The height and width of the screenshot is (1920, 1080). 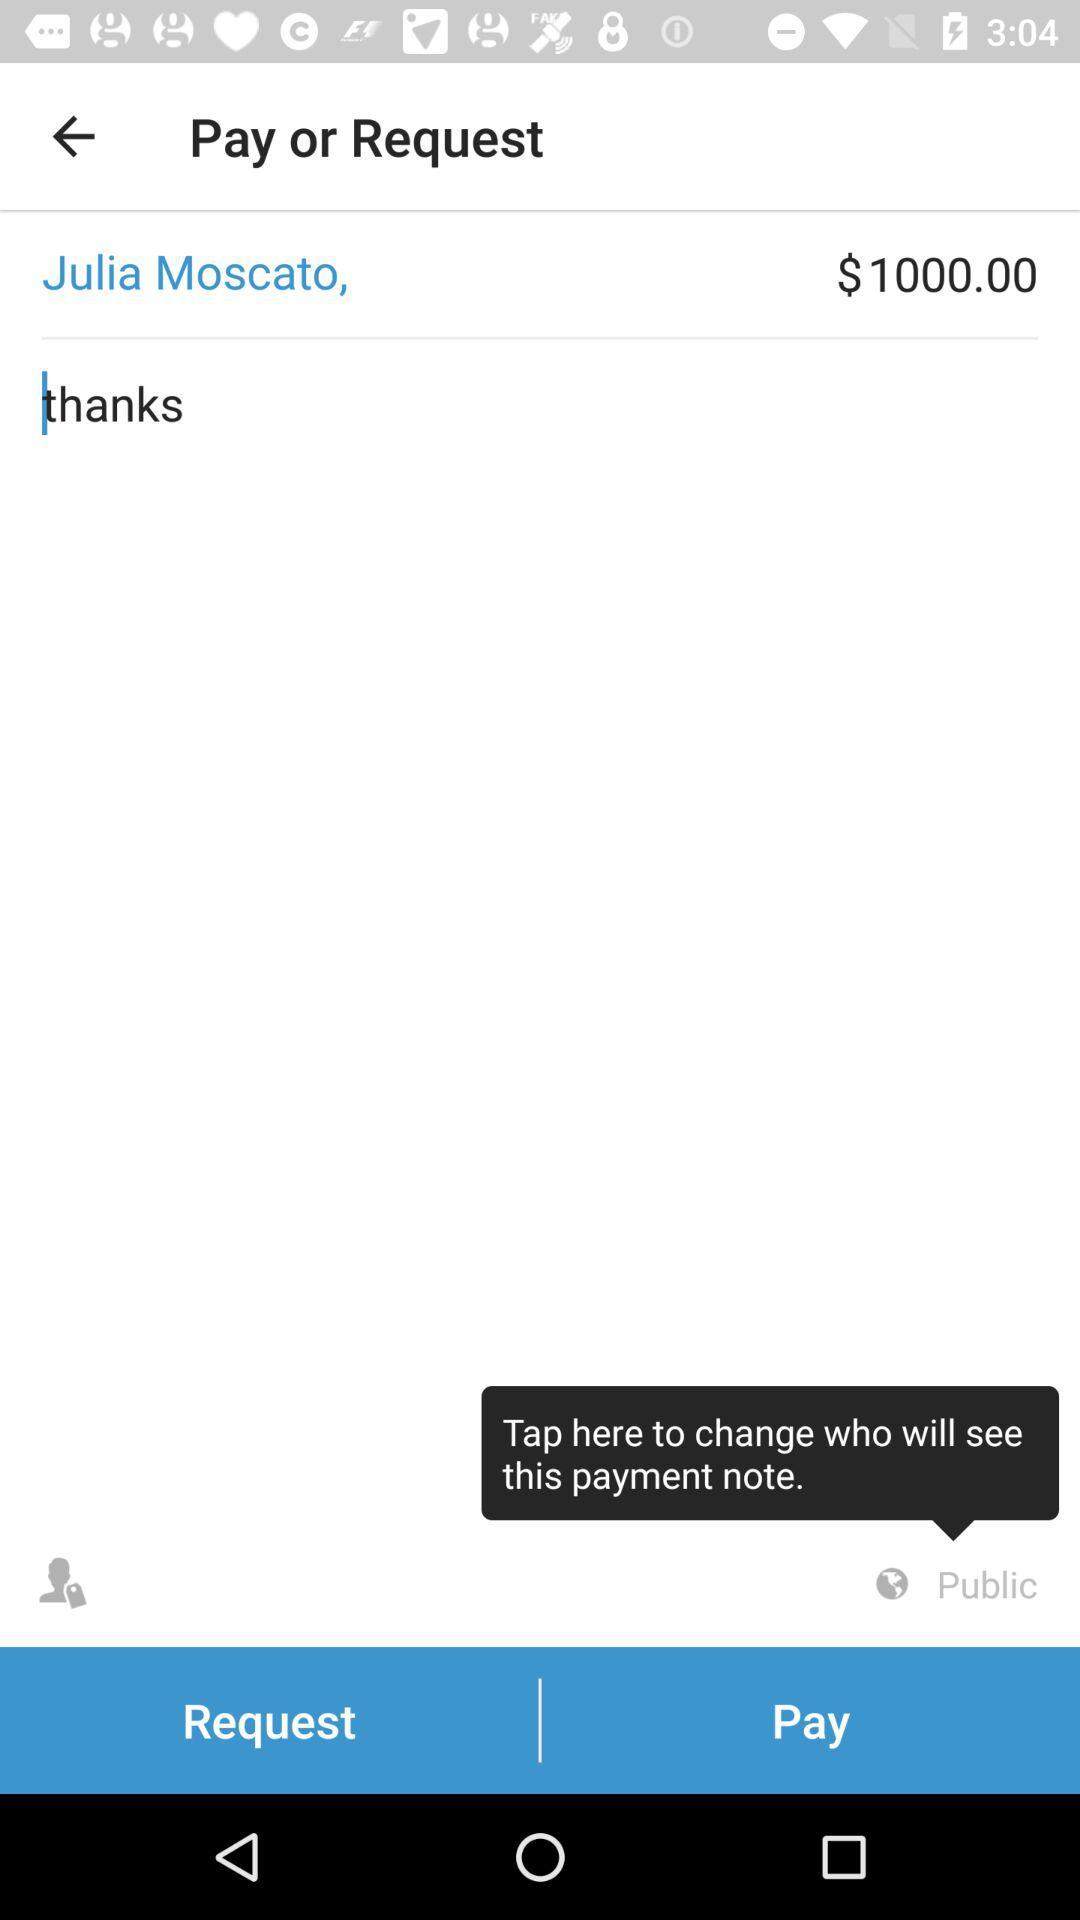 What do you see at coordinates (72, 135) in the screenshot?
I see `the icon to the left of pay or request app` at bounding box center [72, 135].